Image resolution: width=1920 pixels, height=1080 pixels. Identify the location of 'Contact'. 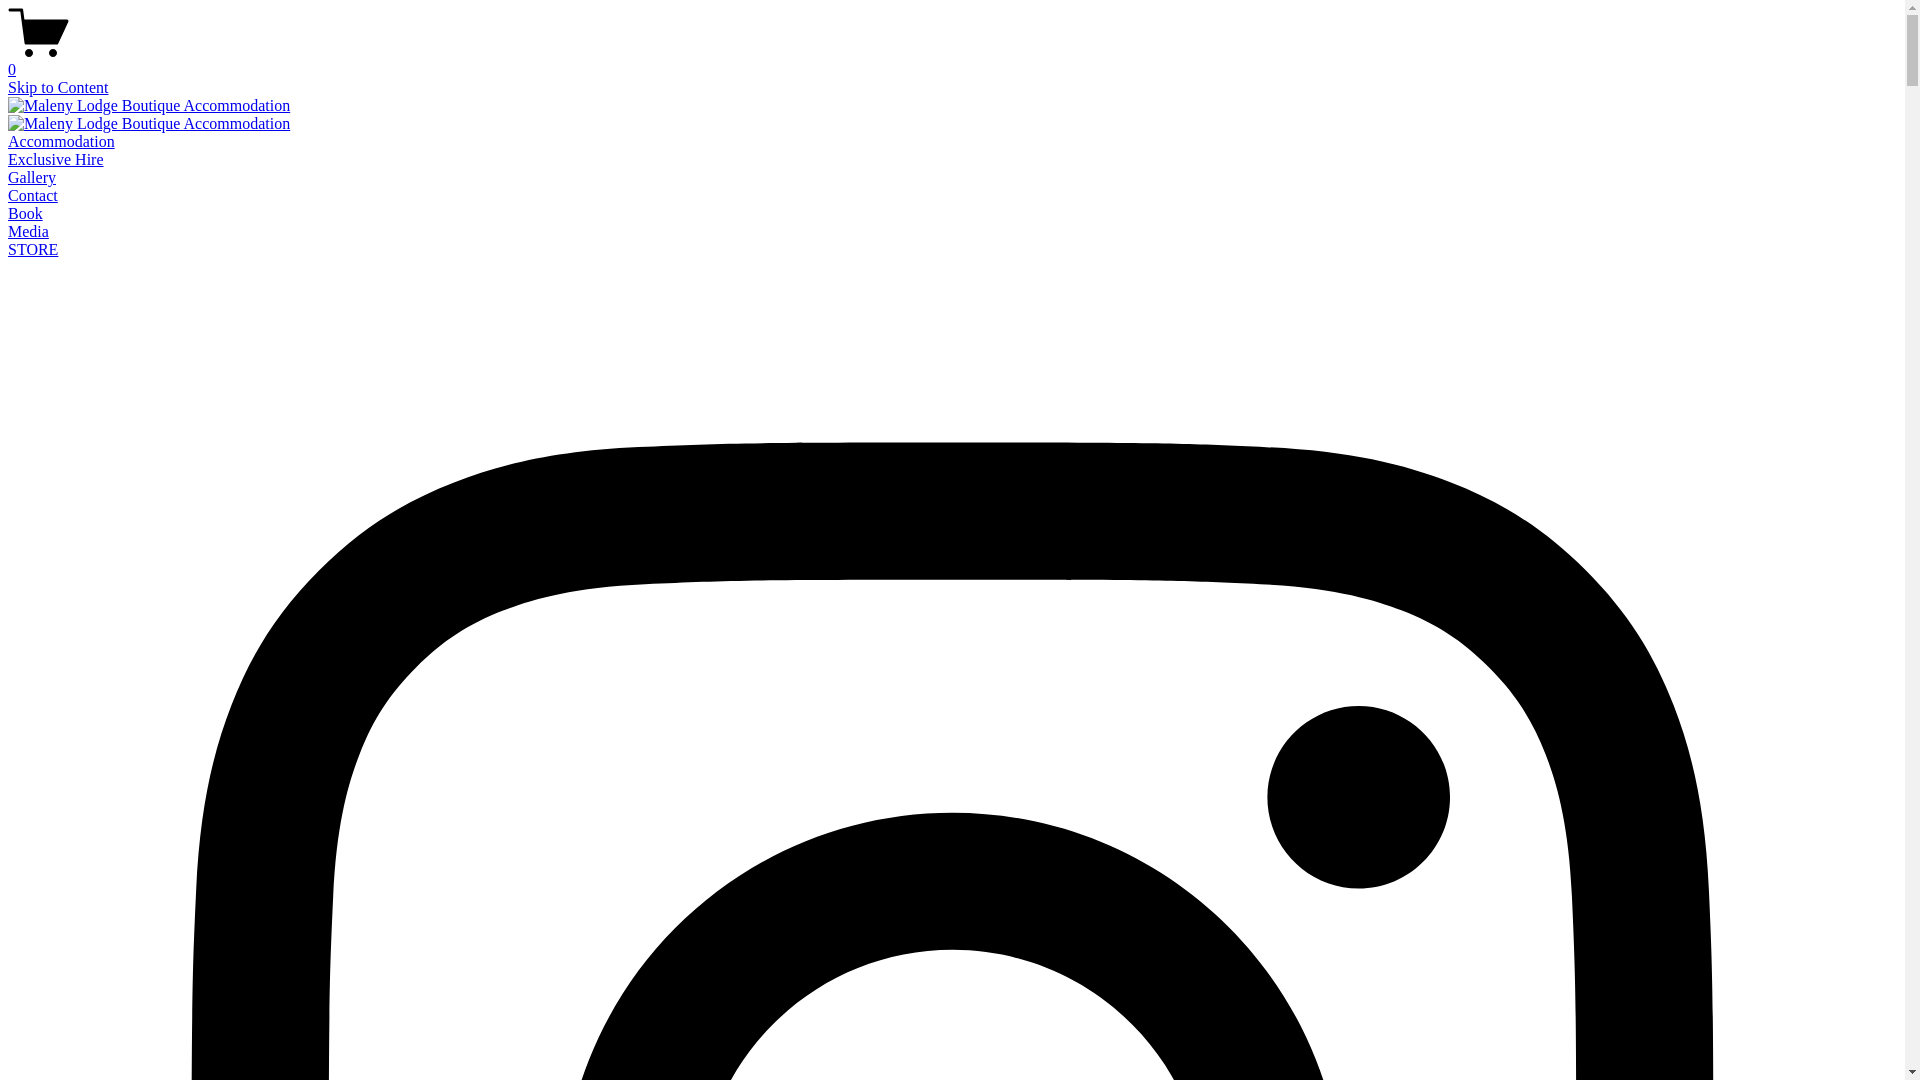
(33, 195).